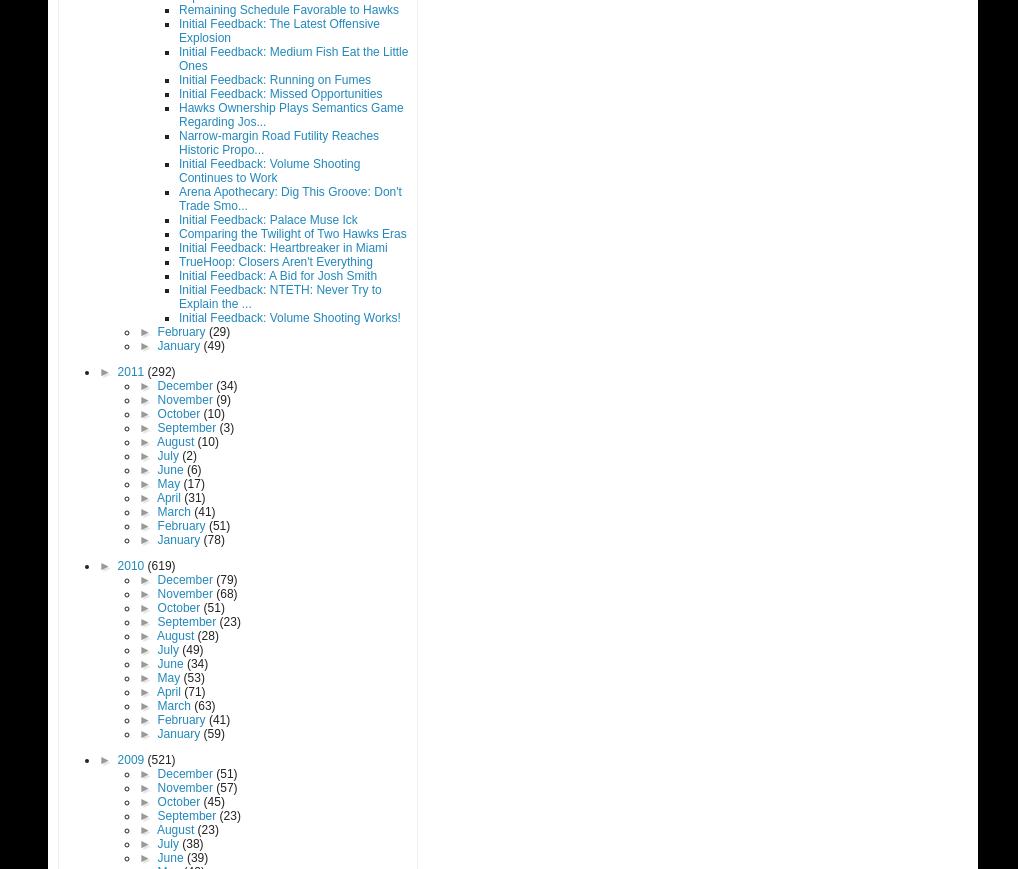 This screenshot has height=869, width=1018. Describe the element at coordinates (225, 788) in the screenshot. I see `'(57)'` at that location.